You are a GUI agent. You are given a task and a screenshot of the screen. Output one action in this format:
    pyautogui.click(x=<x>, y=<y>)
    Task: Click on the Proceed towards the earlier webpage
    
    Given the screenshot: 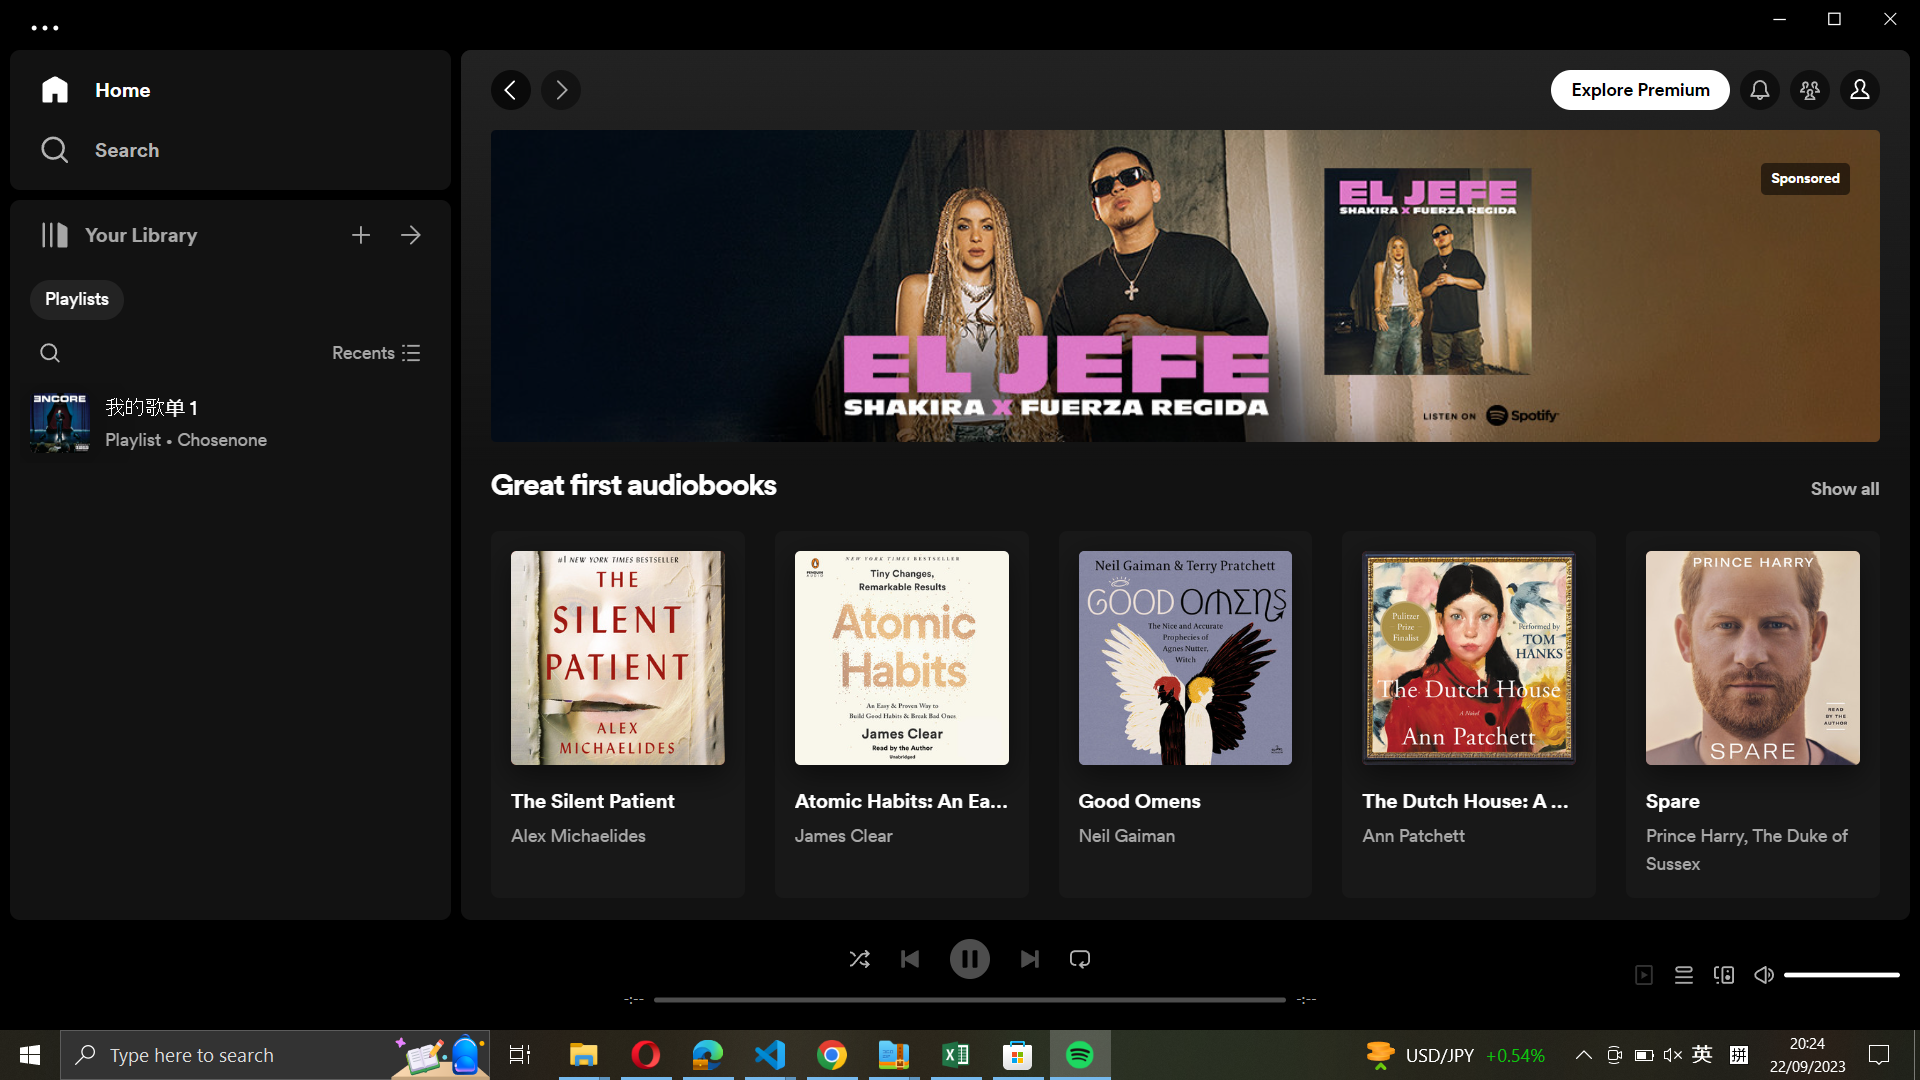 What is the action you would take?
    pyautogui.click(x=512, y=91)
    